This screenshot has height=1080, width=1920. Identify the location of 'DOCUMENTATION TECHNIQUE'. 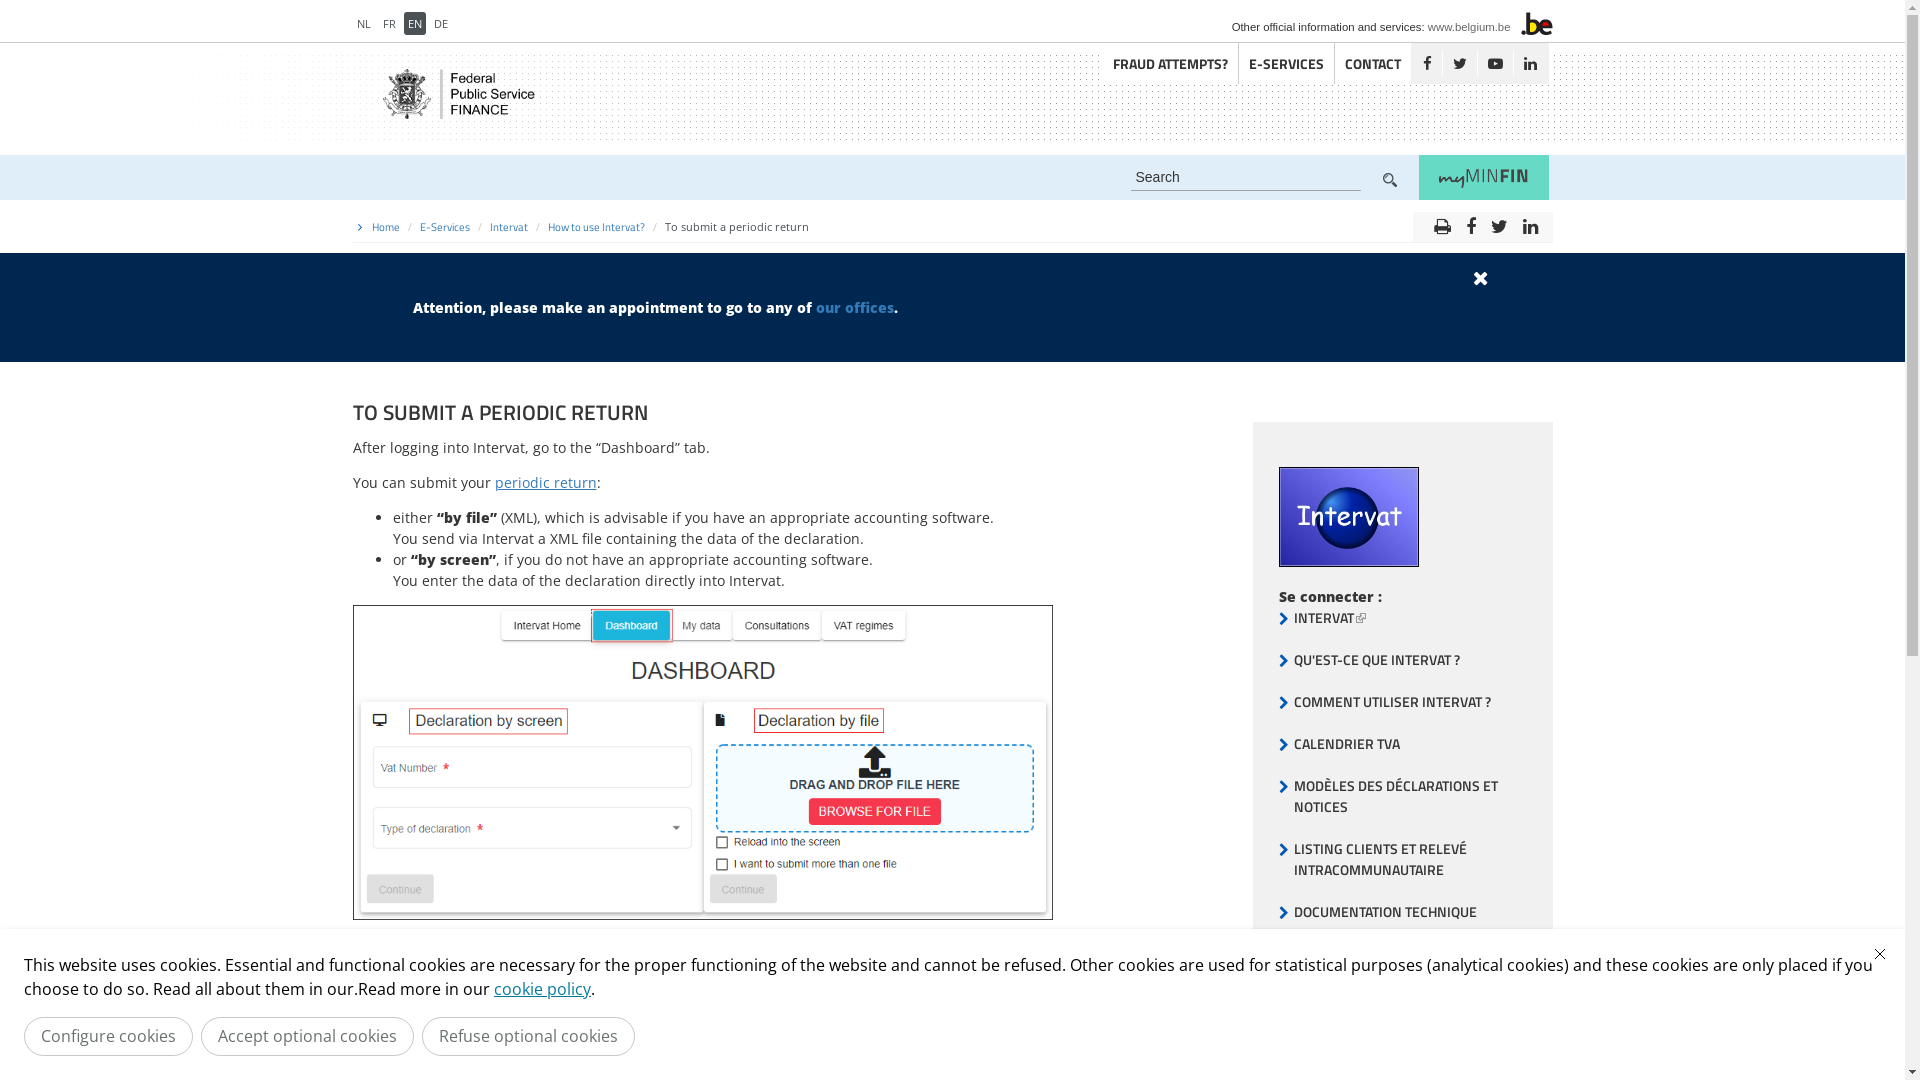
(1384, 911).